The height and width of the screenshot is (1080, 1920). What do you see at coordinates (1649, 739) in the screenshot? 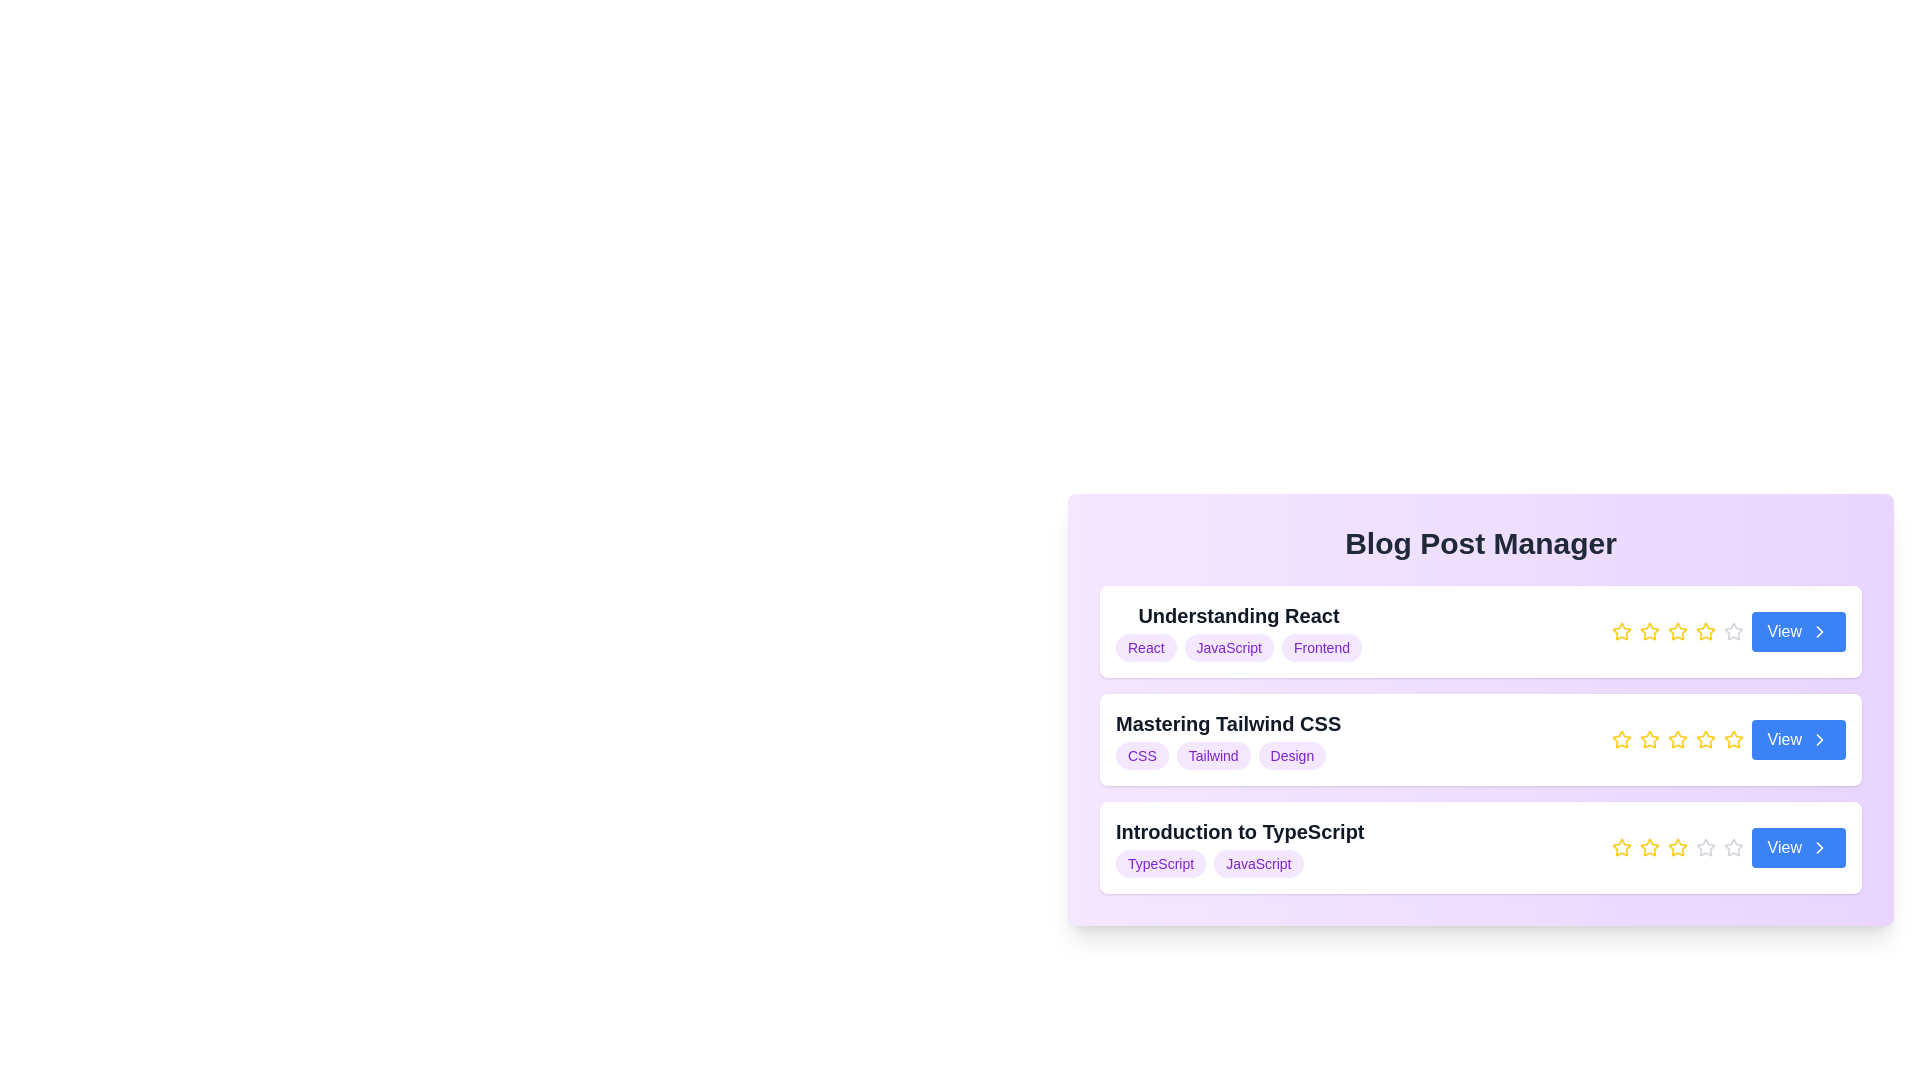
I see `the second star icon` at bounding box center [1649, 739].